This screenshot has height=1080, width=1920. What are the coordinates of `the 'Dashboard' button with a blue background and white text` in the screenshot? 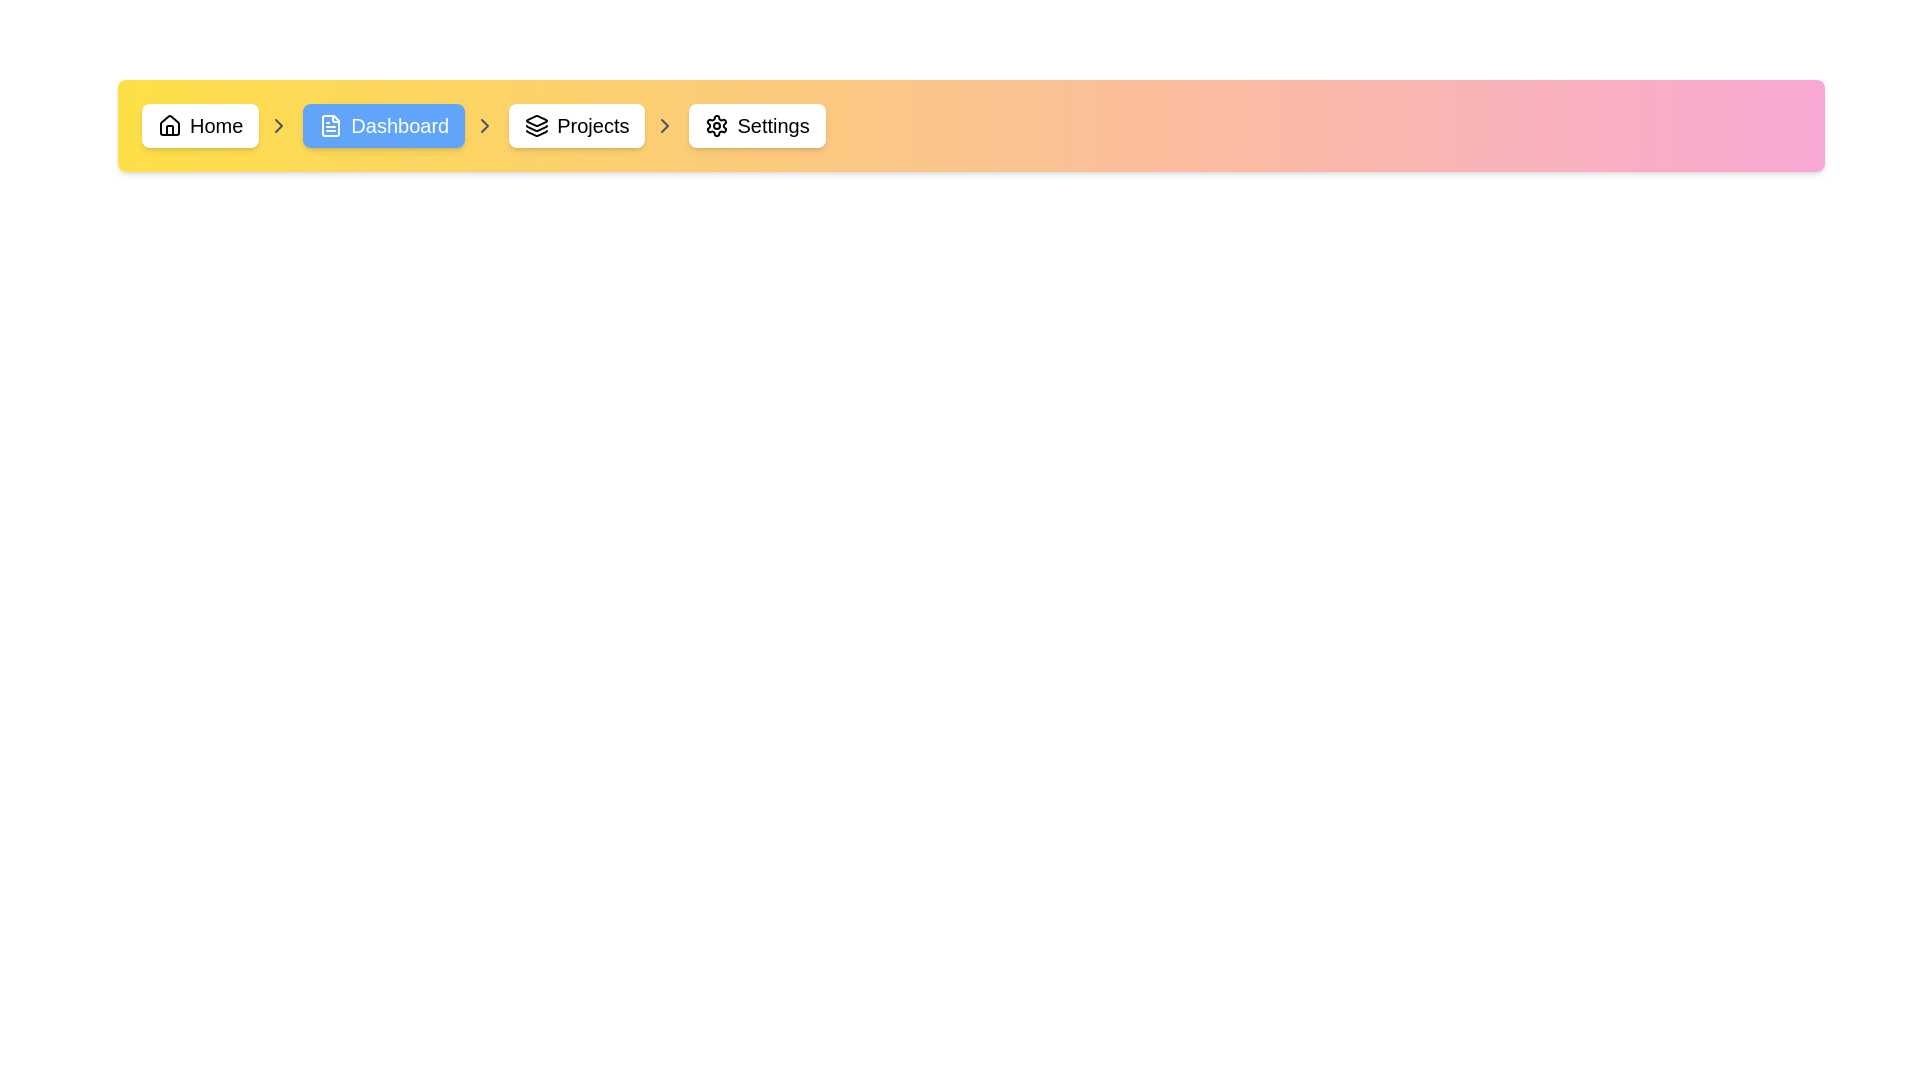 It's located at (400, 126).